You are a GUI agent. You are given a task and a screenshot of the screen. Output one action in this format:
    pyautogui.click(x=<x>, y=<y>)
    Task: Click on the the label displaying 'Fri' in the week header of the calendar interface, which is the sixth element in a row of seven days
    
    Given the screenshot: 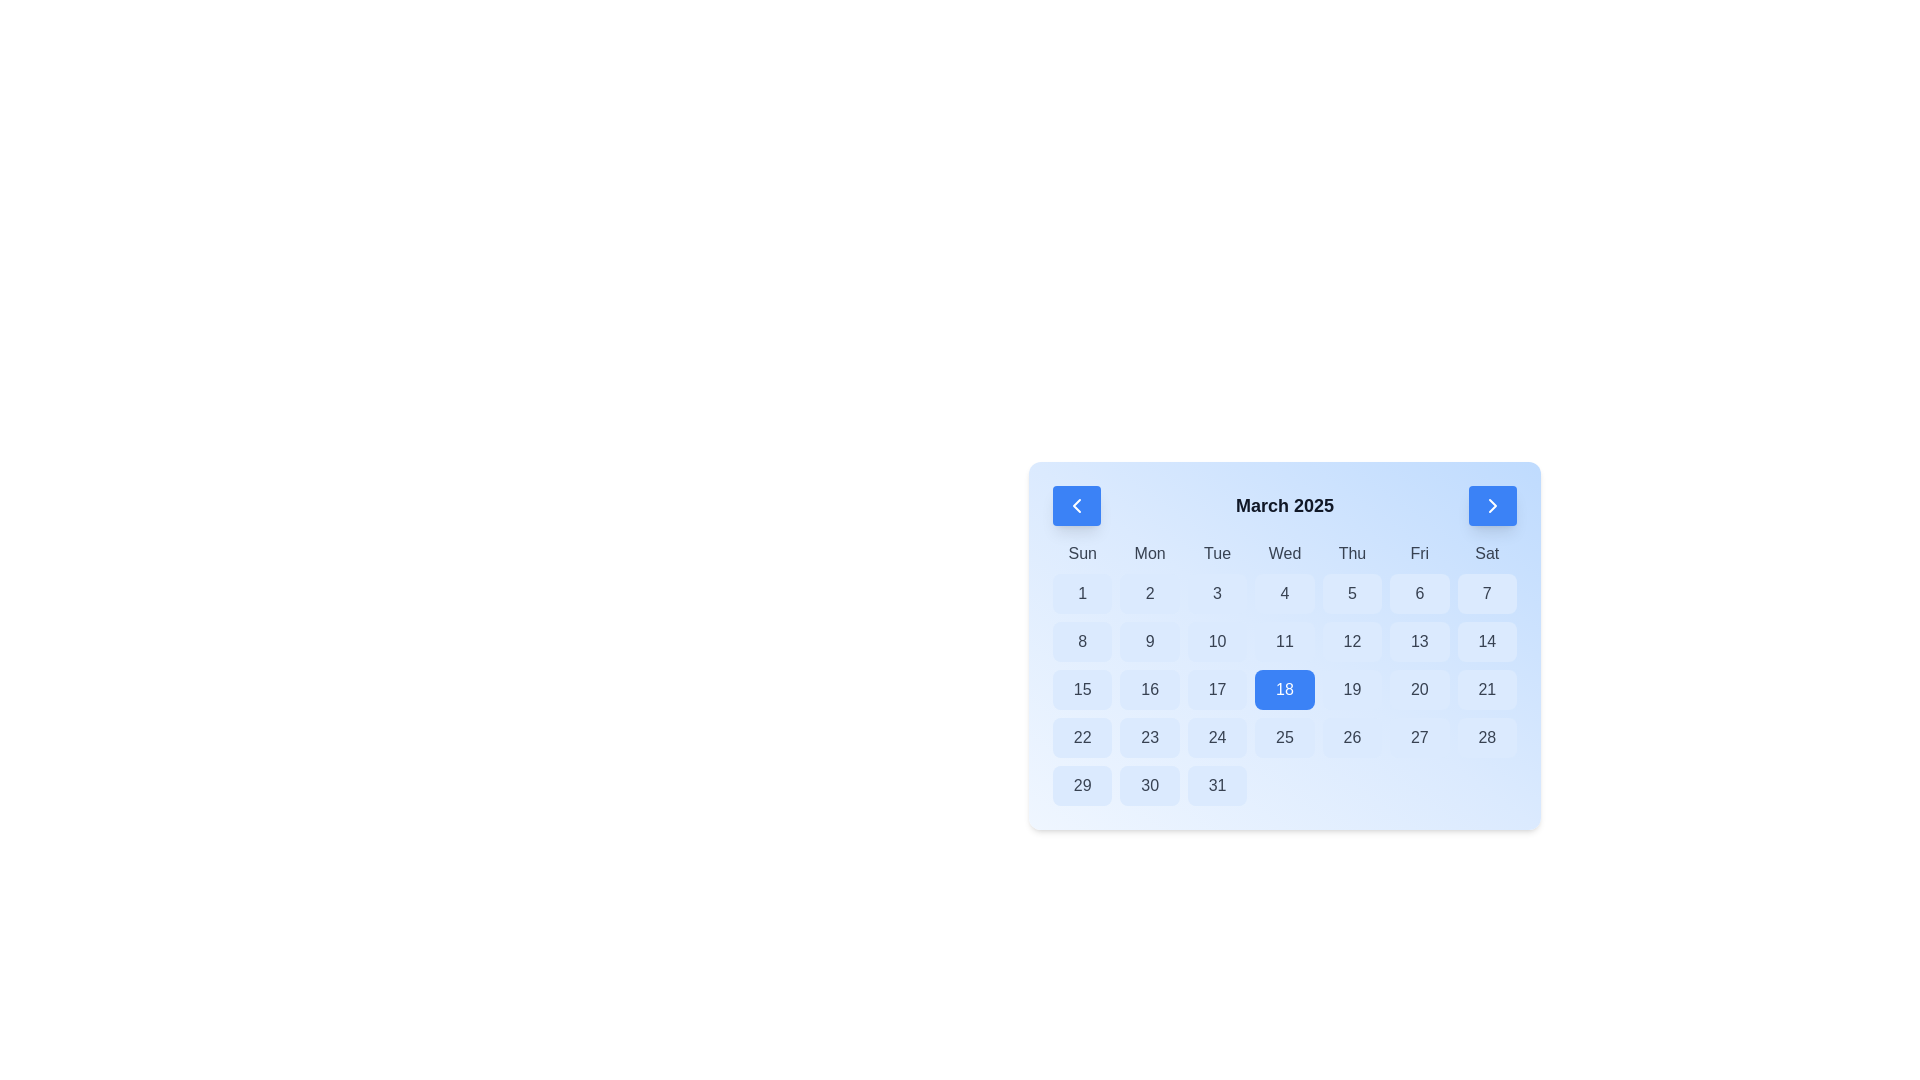 What is the action you would take?
    pyautogui.click(x=1418, y=554)
    